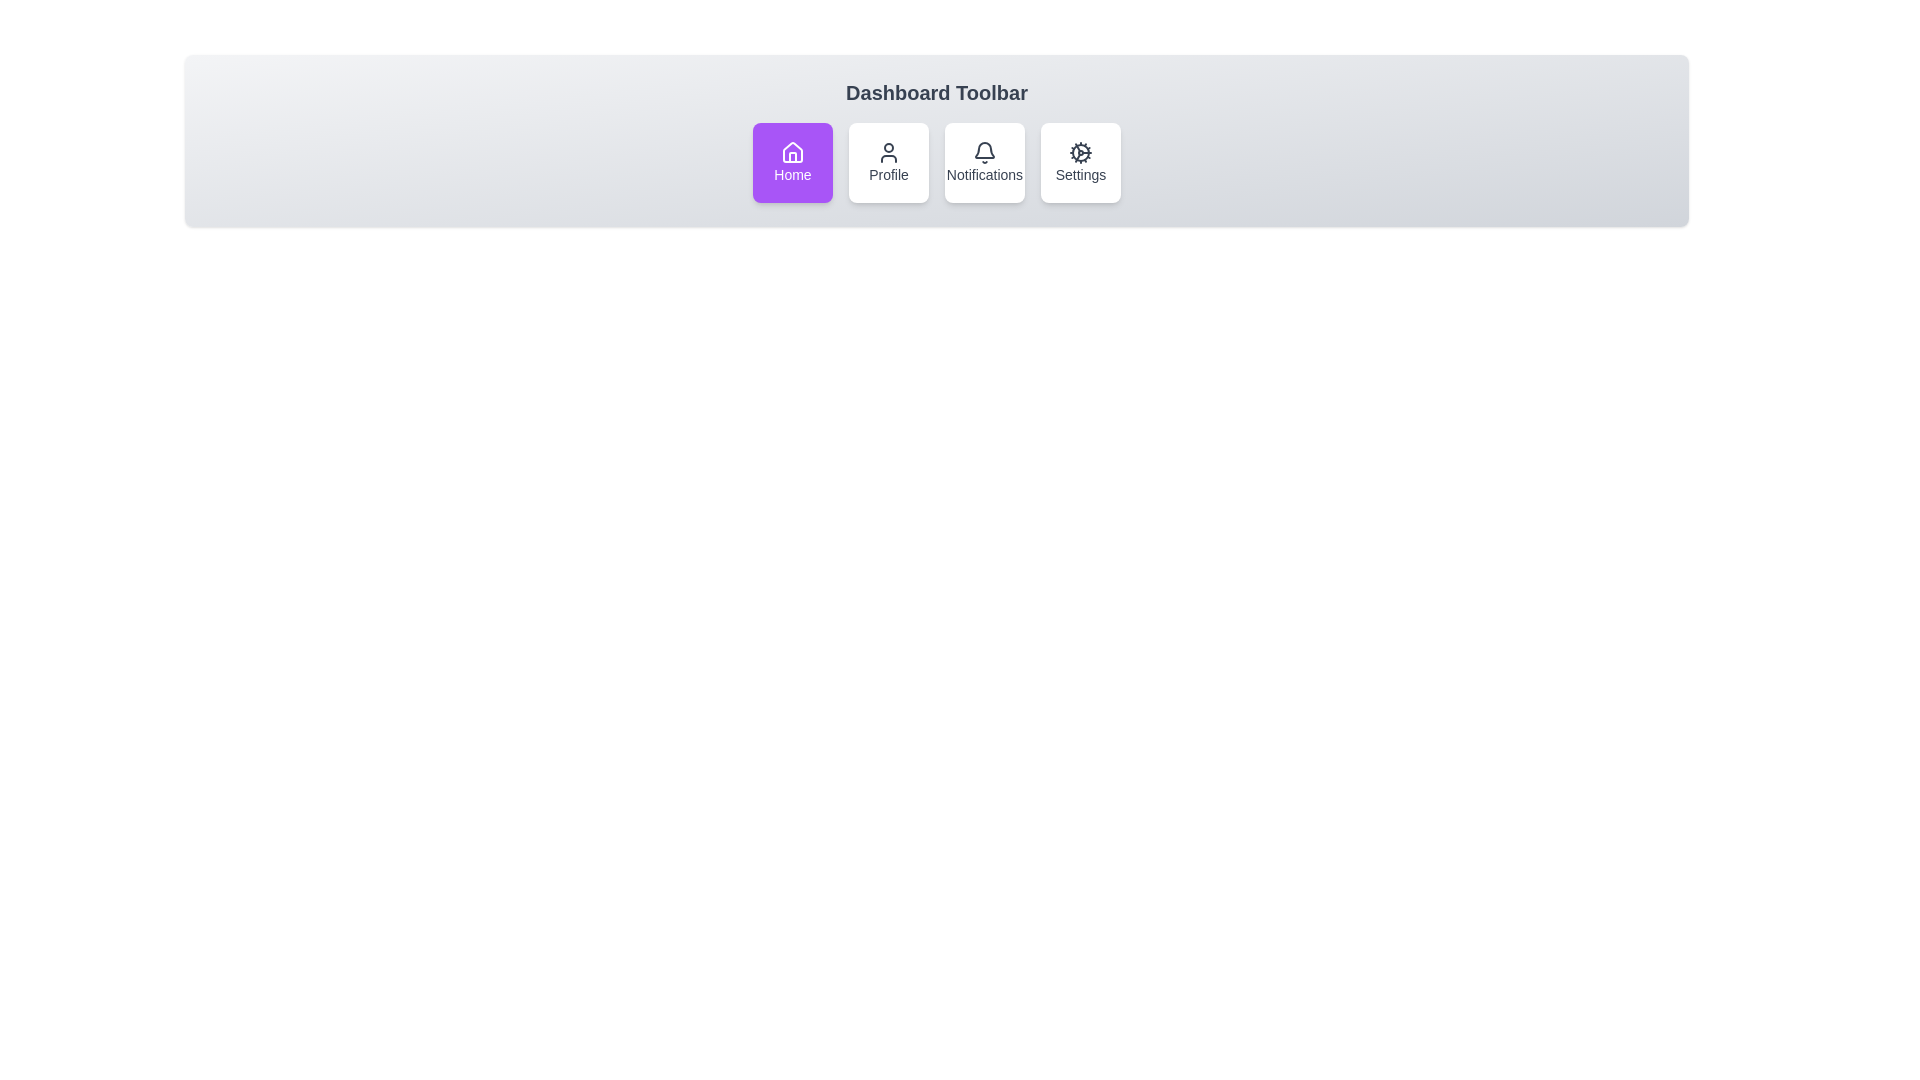 The width and height of the screenshot is (1920, 1080). Describe the element at coordinates (984, 161) in the screenshot. I see `the toolbar item labeled Notifications` at that location.